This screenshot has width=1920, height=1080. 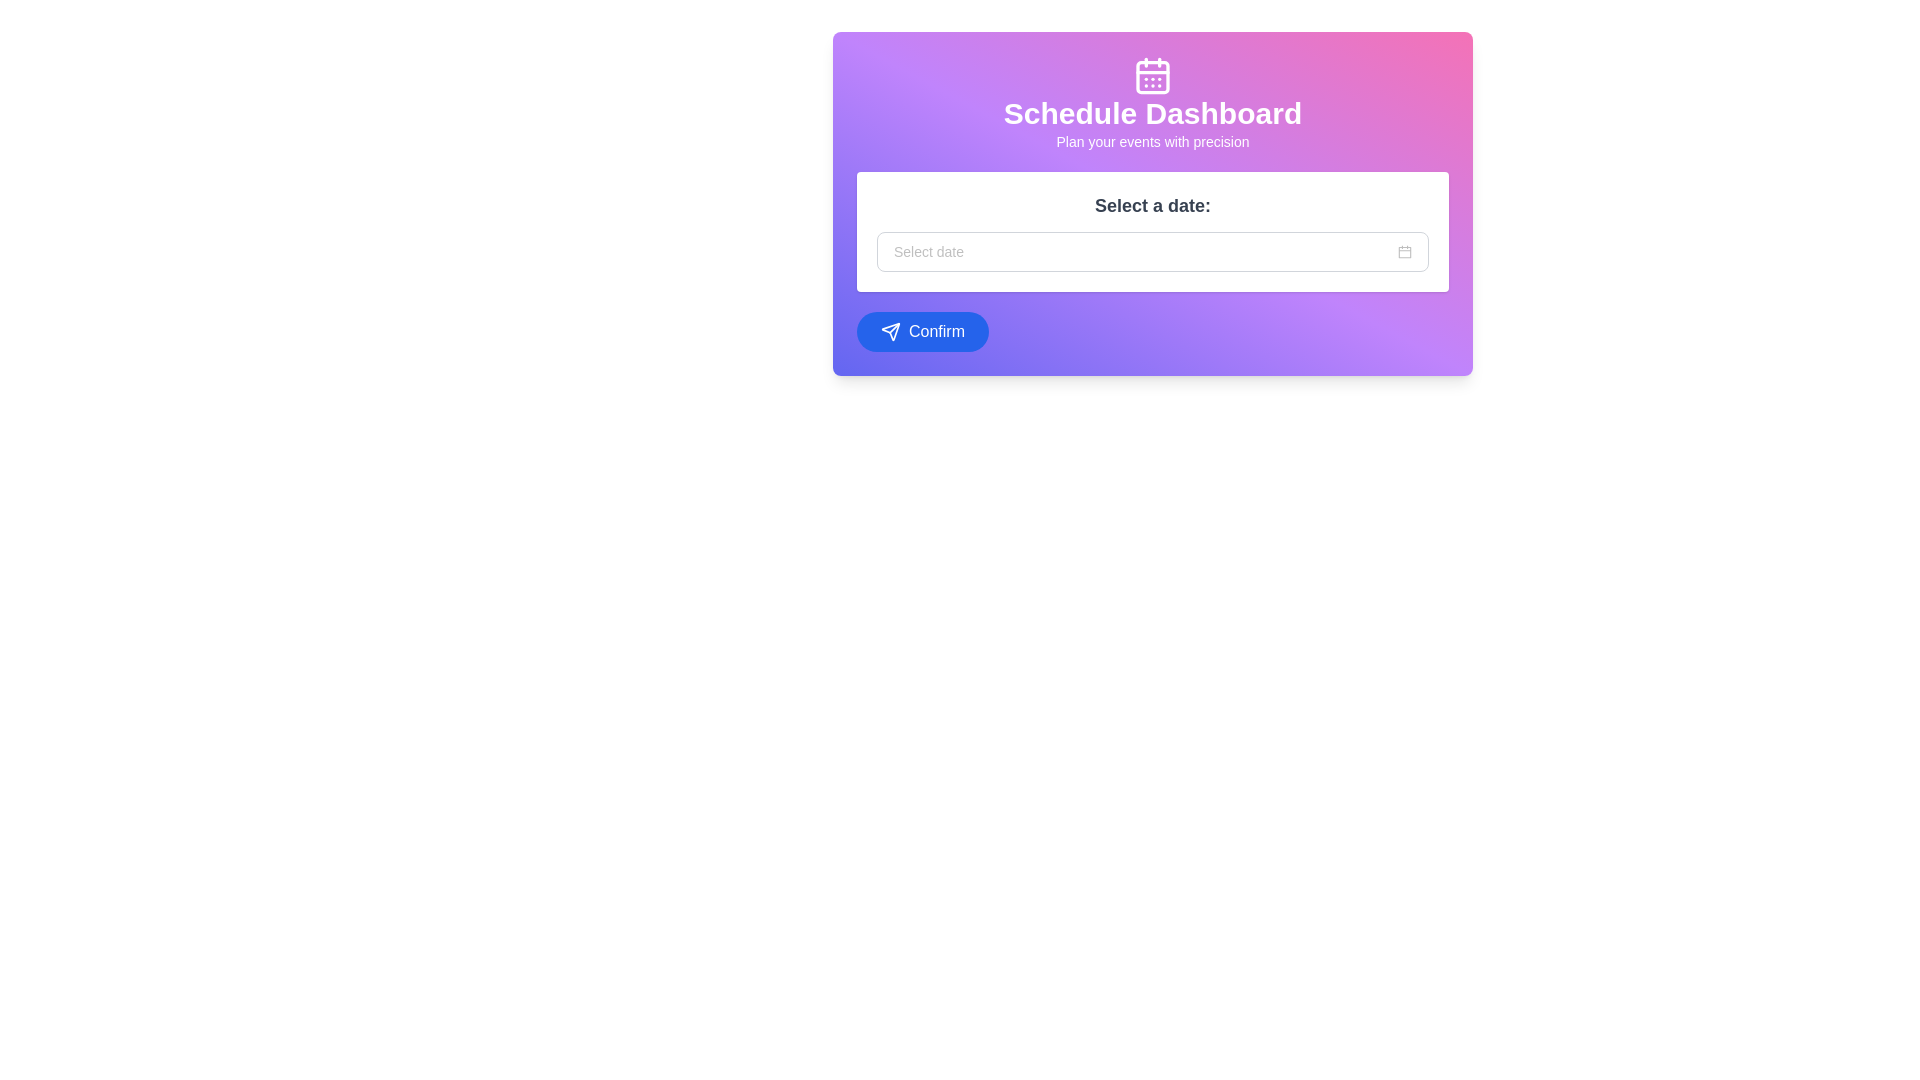 What do you see at coordinates (1152, 230) in the screenshot?
I see `the date-picker input field located in the main panel of the 'Schedule Dashboard'` at bounding box center [1152, 230].